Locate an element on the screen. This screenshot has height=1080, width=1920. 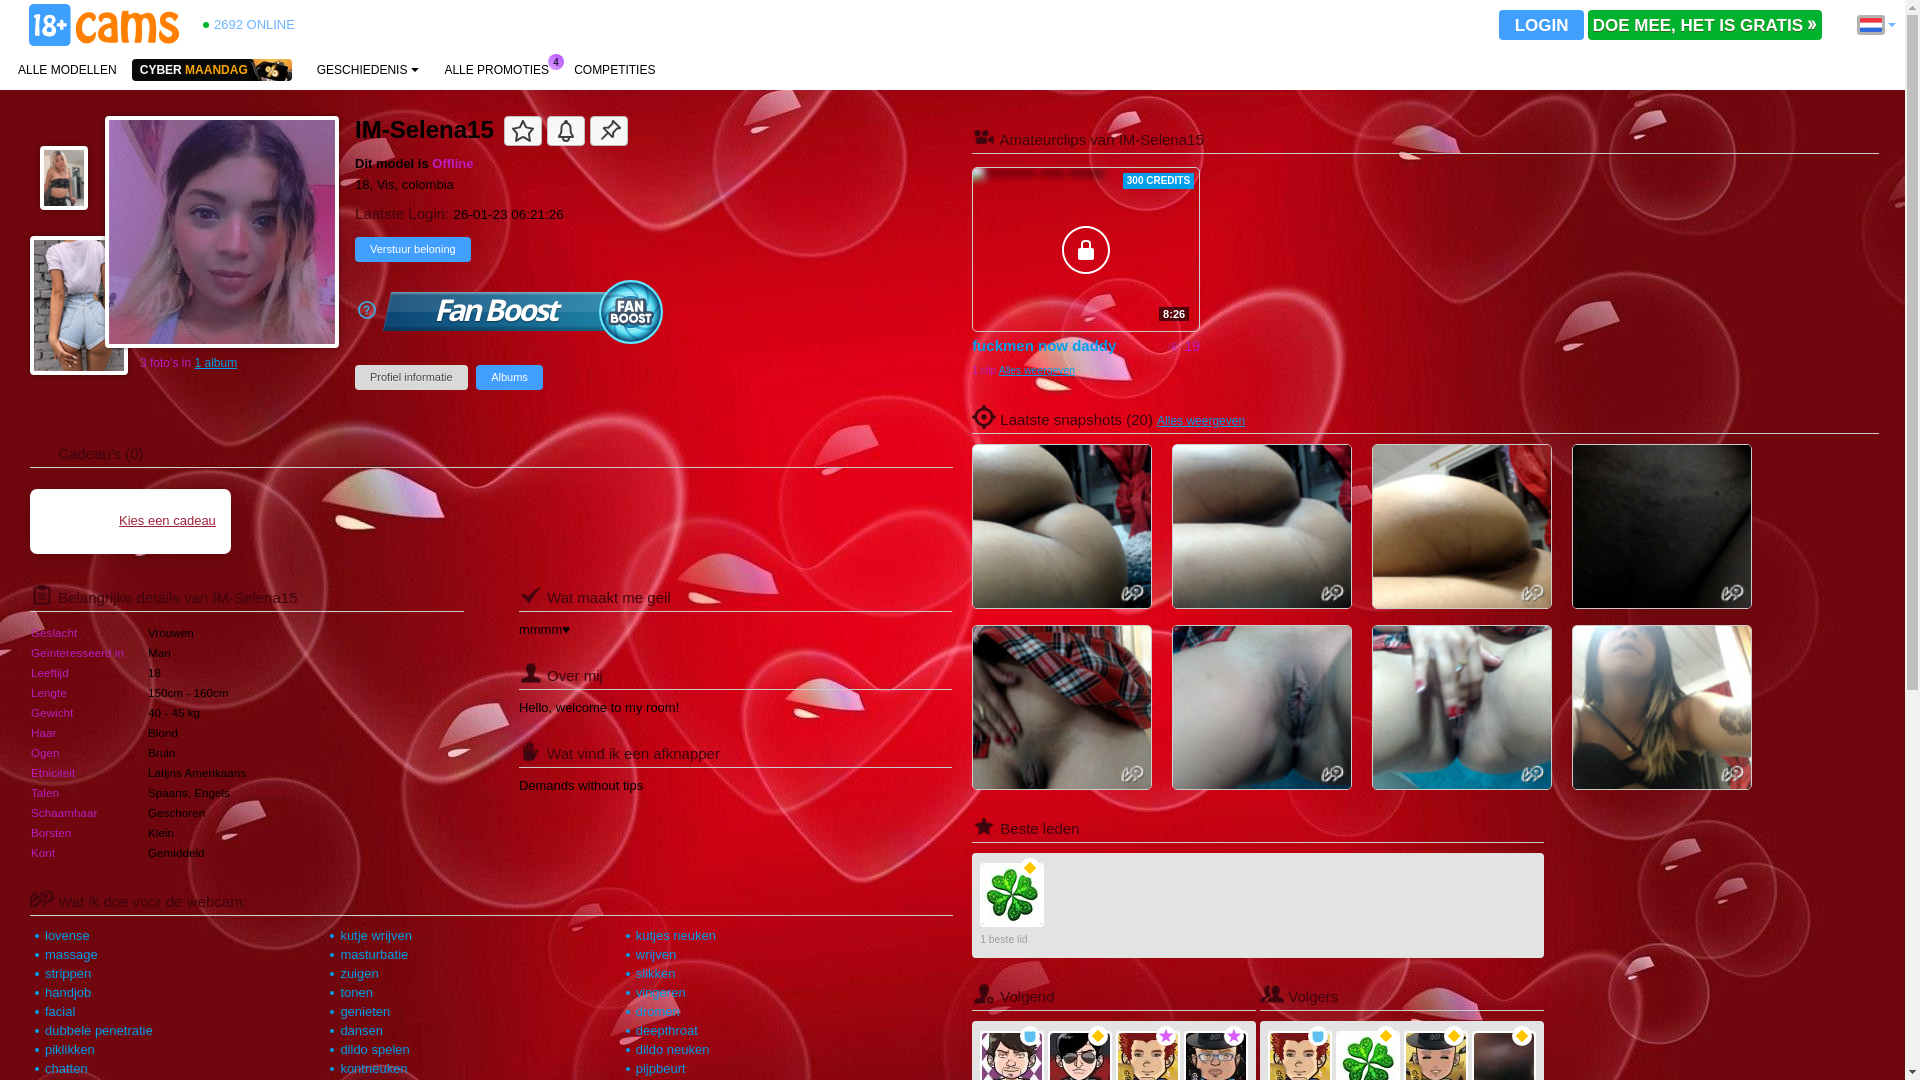
'LOGIN' is located at coordinates (1540, 24).